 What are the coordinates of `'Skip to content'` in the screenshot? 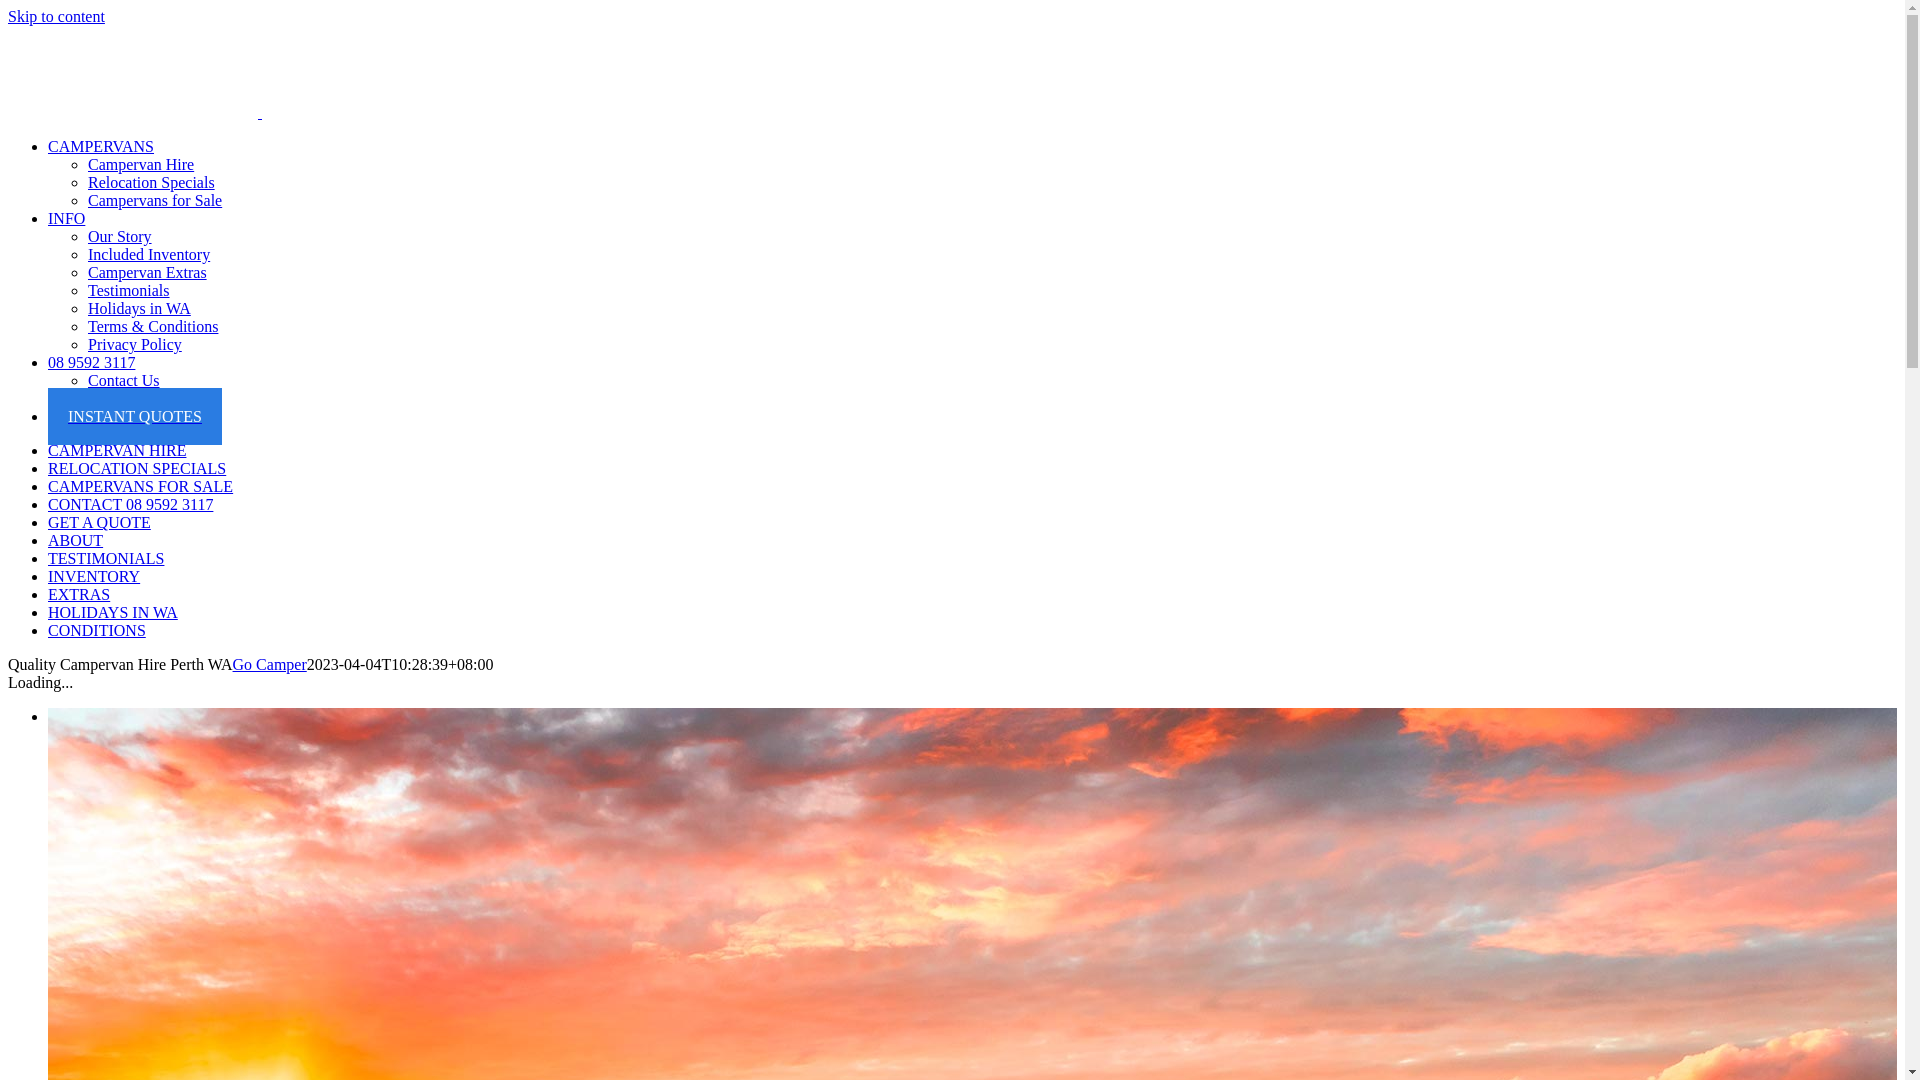 It's located at (56, 16).